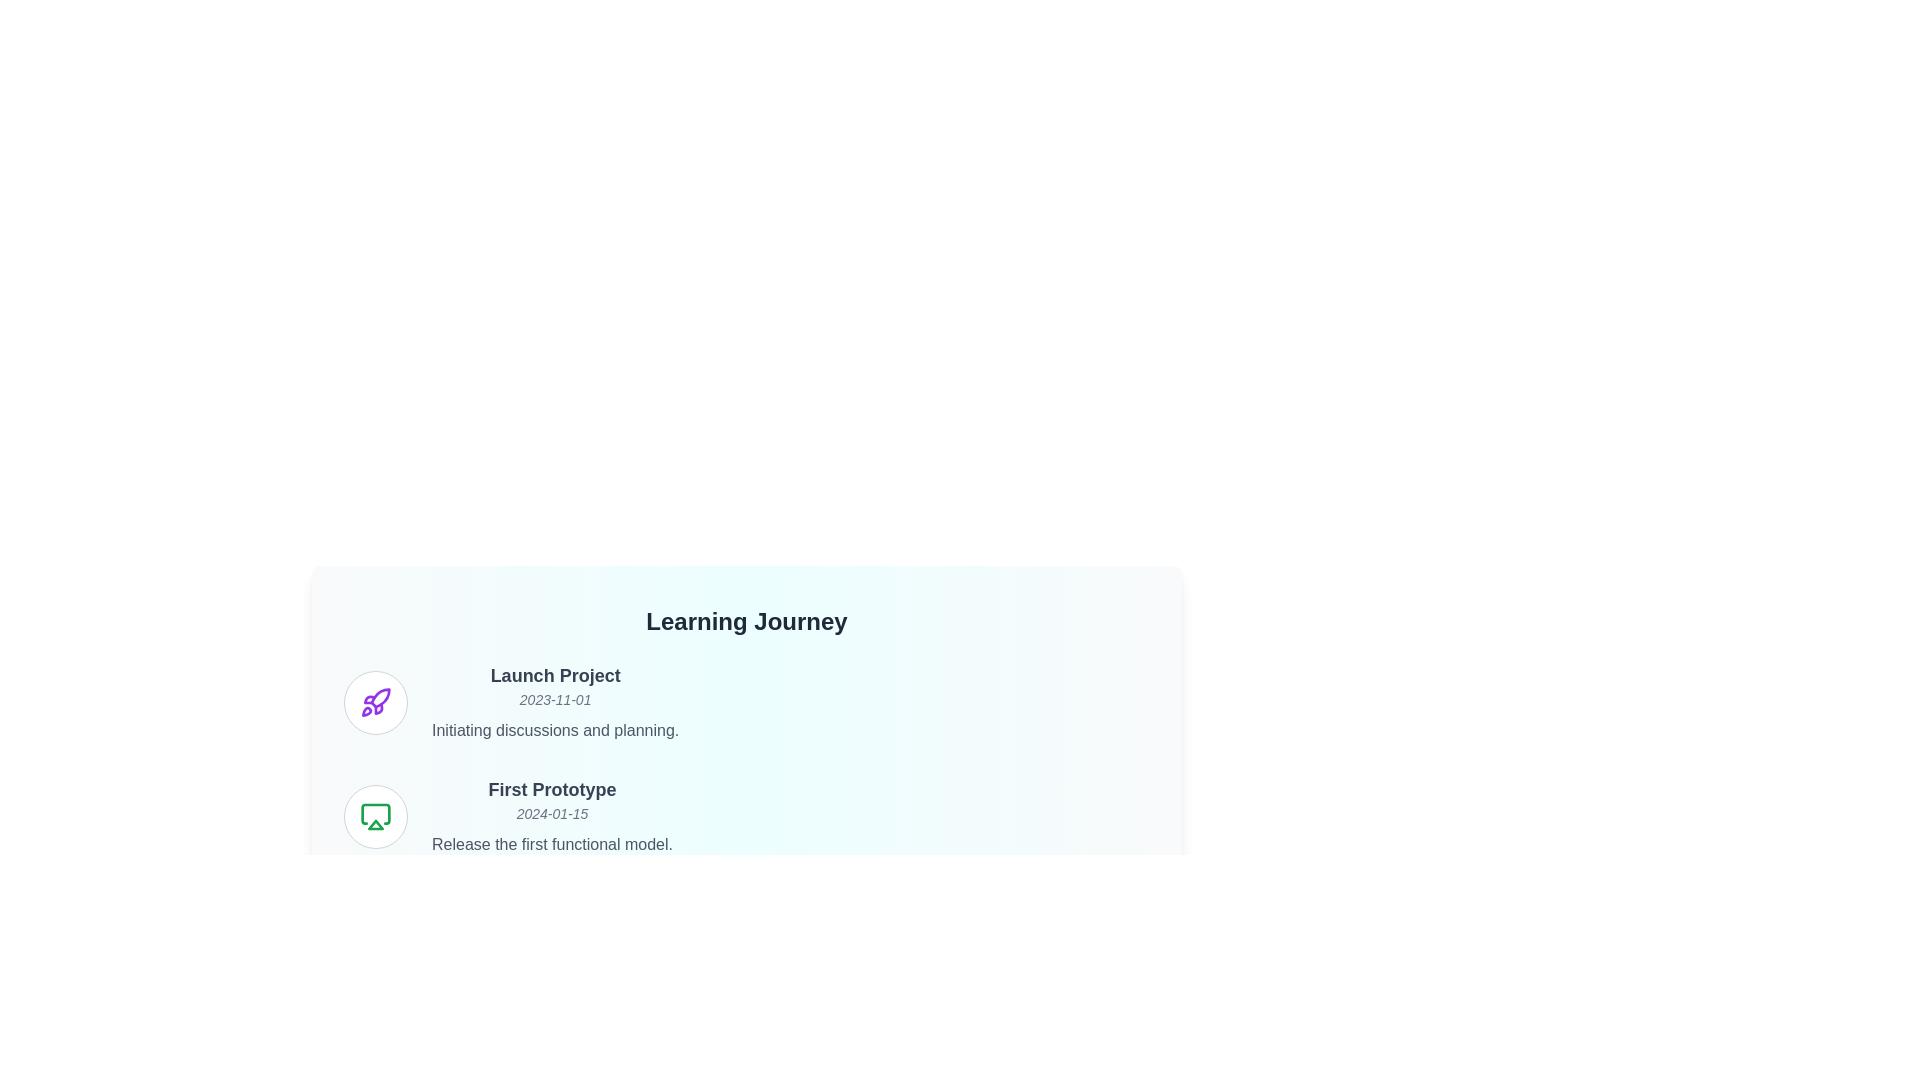 This screenshot has height=1080, width=1920. I want to click on the icon representing the 'Launch Project' initiative, located to the left of the text 'Launch Project 2023-11-01 Initiating discussions and planning.', so click(375, 701).